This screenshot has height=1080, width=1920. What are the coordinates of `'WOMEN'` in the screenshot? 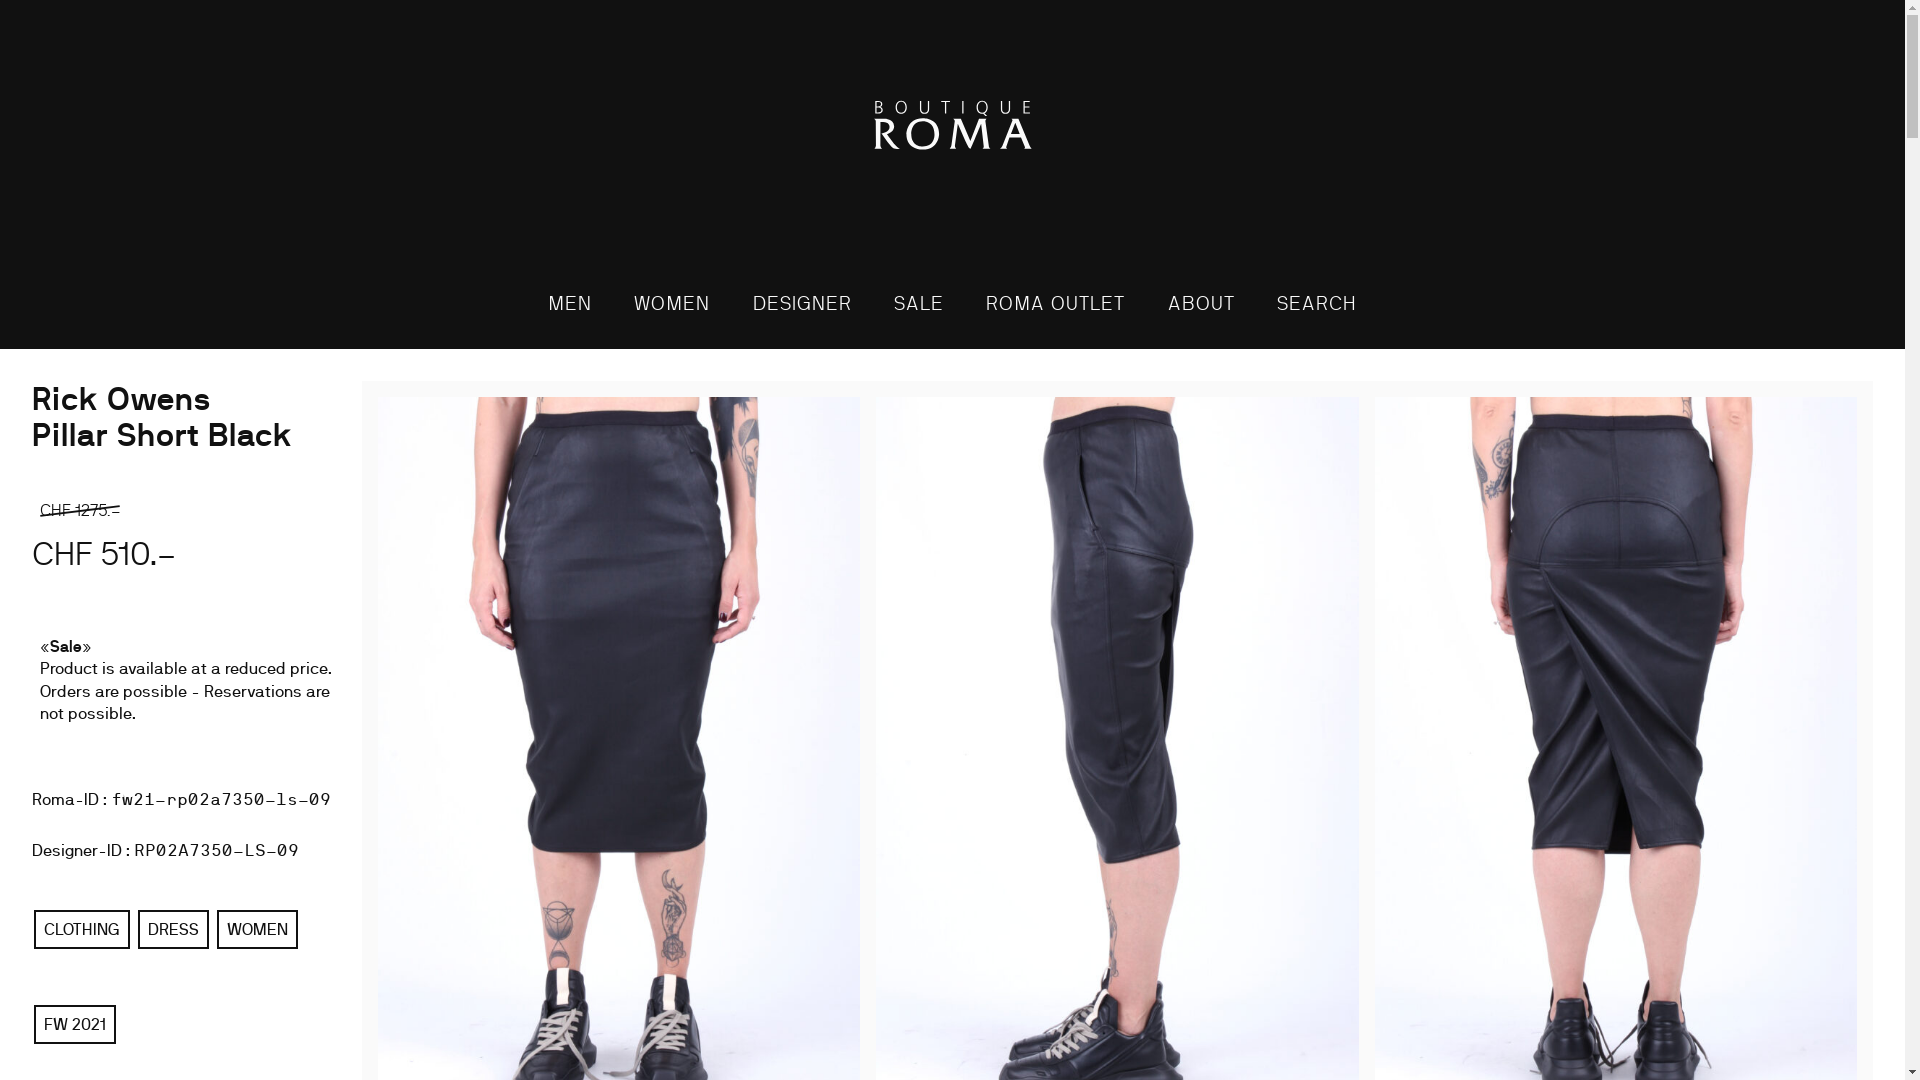 It's located at (216, 929).